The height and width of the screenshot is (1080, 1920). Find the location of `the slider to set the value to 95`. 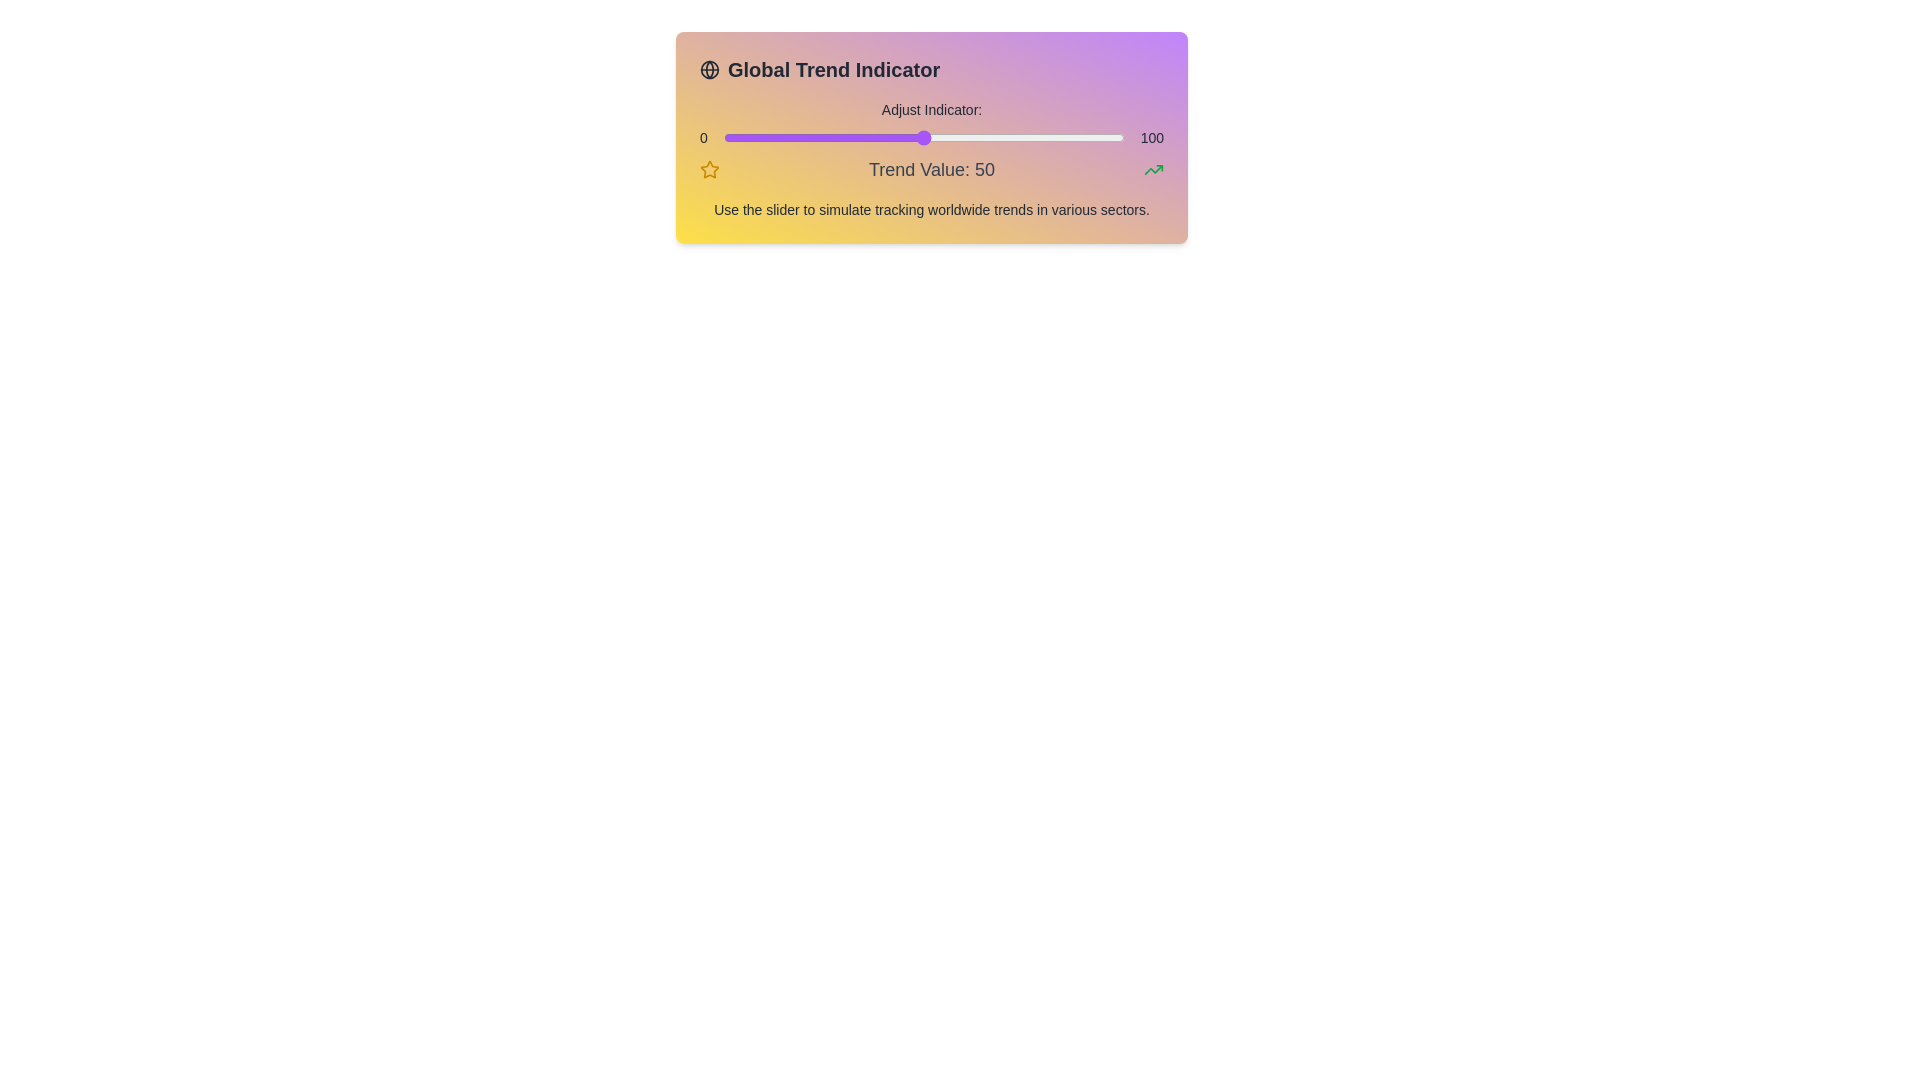

the slider to set the value to 95 is located at coordinates (1103, 137).